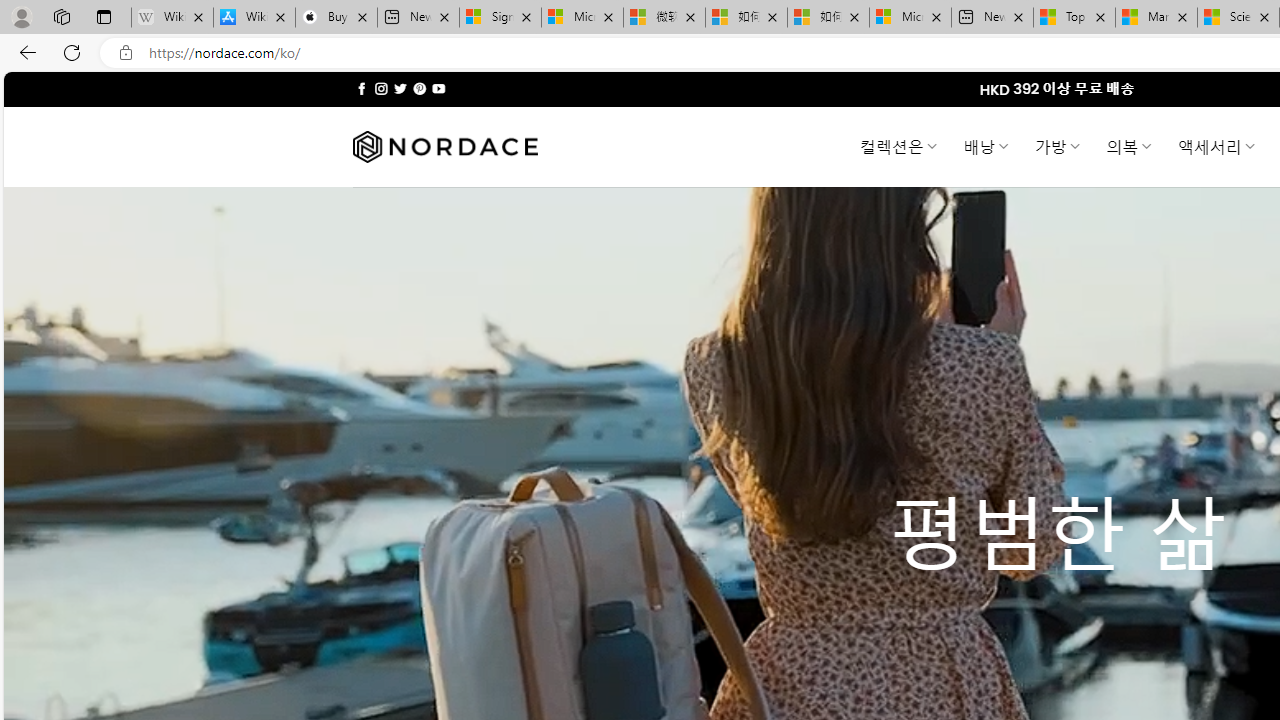 The image size is (1280, 720). I want to click on 'Marine life - MSN', so click(1156, 17).